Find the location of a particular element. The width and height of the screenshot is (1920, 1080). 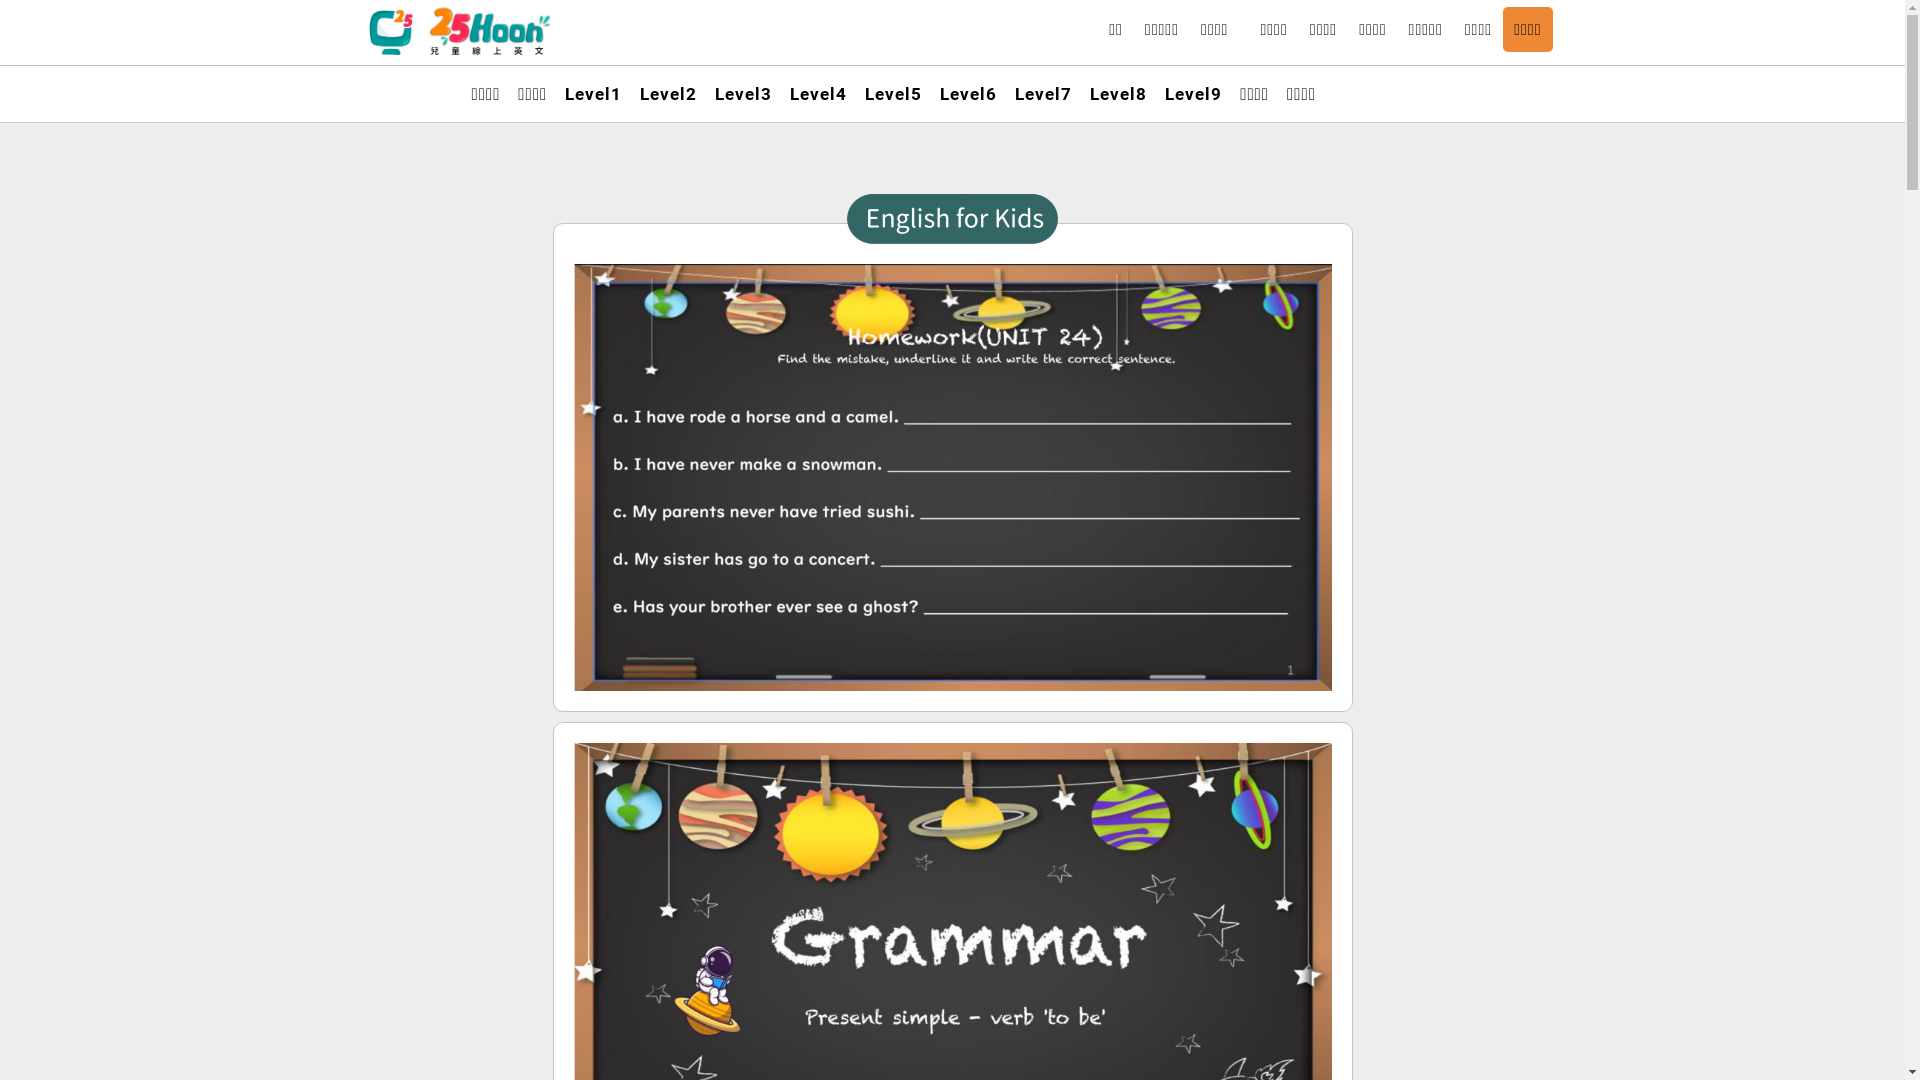

'English for kids' is located at coordinates (846, 219).